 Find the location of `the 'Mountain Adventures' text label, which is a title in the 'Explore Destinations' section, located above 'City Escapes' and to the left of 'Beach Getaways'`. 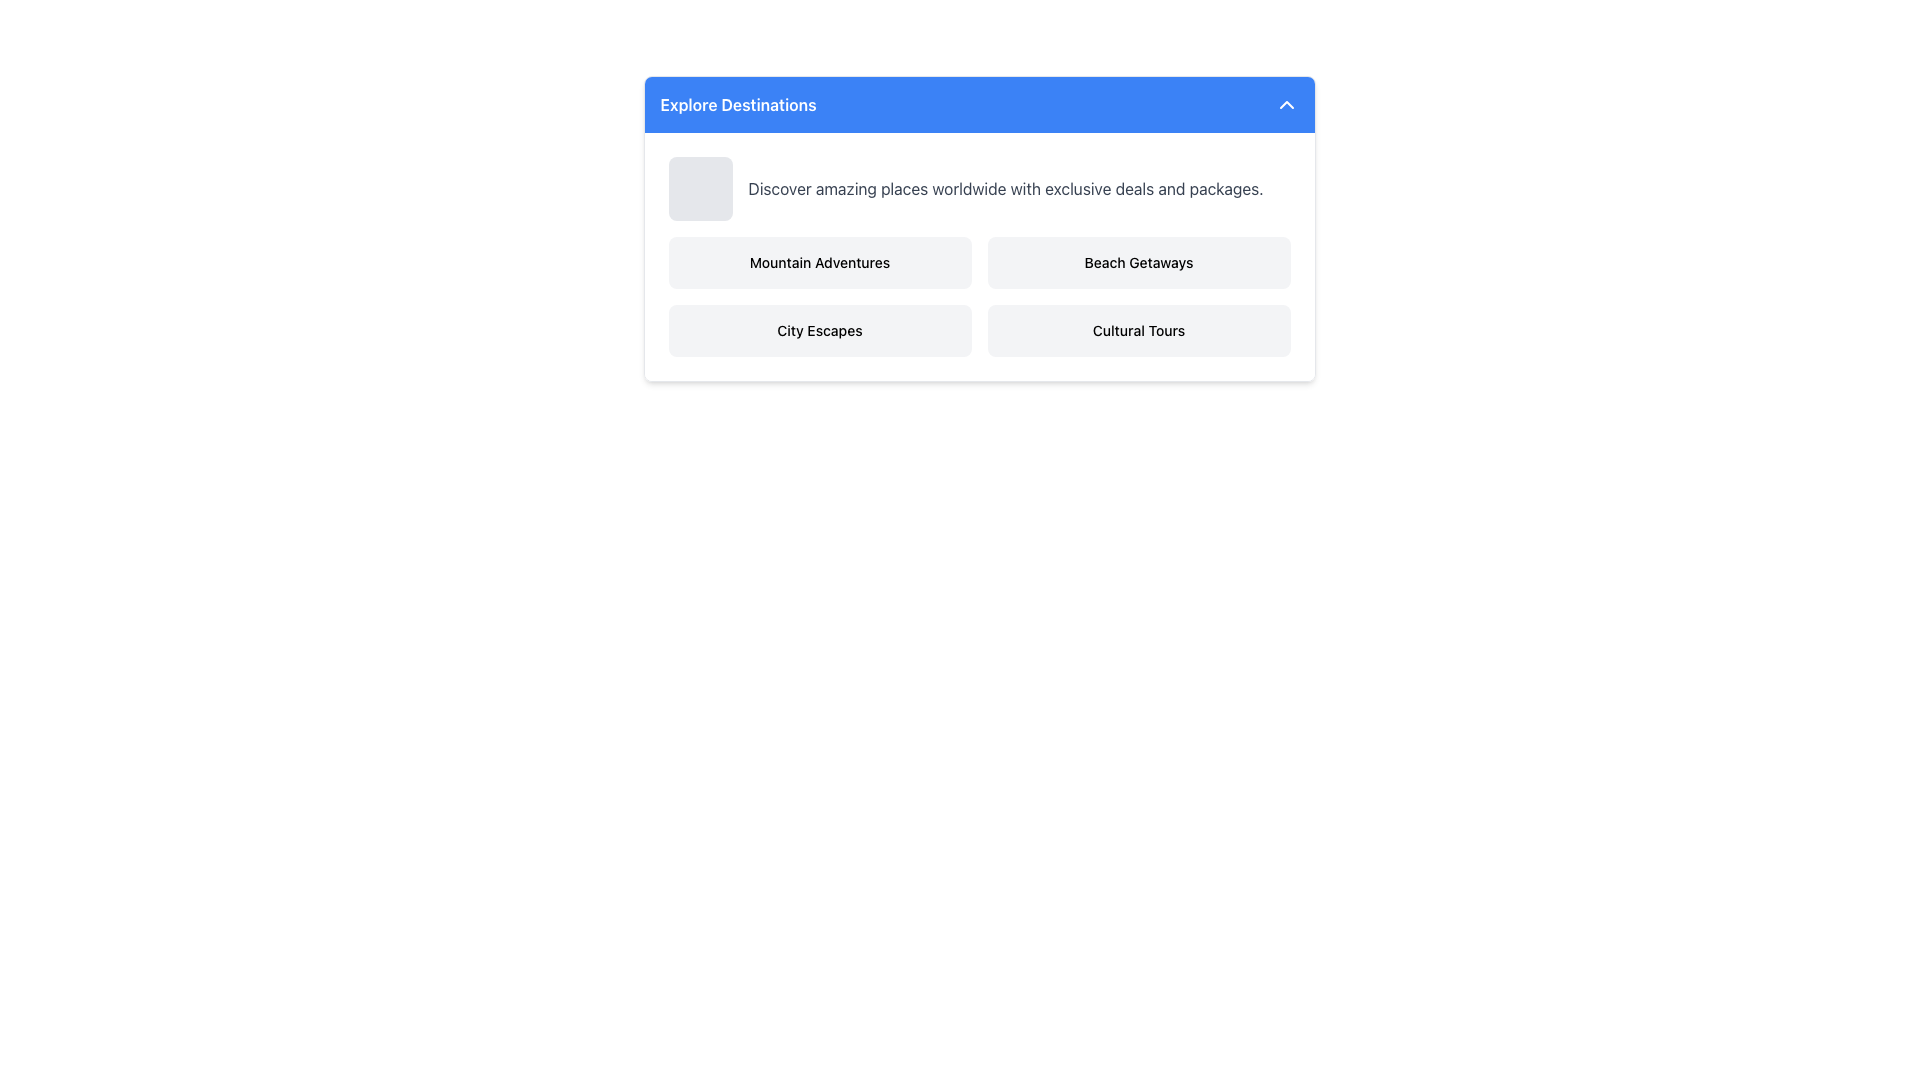

the 'Mountain Adventures' text label, which is a title in the 'Explore Destinations' section, located above 'City Escapes' and to the left of 'Beach Getaways' is located at coordinates (820, 261).